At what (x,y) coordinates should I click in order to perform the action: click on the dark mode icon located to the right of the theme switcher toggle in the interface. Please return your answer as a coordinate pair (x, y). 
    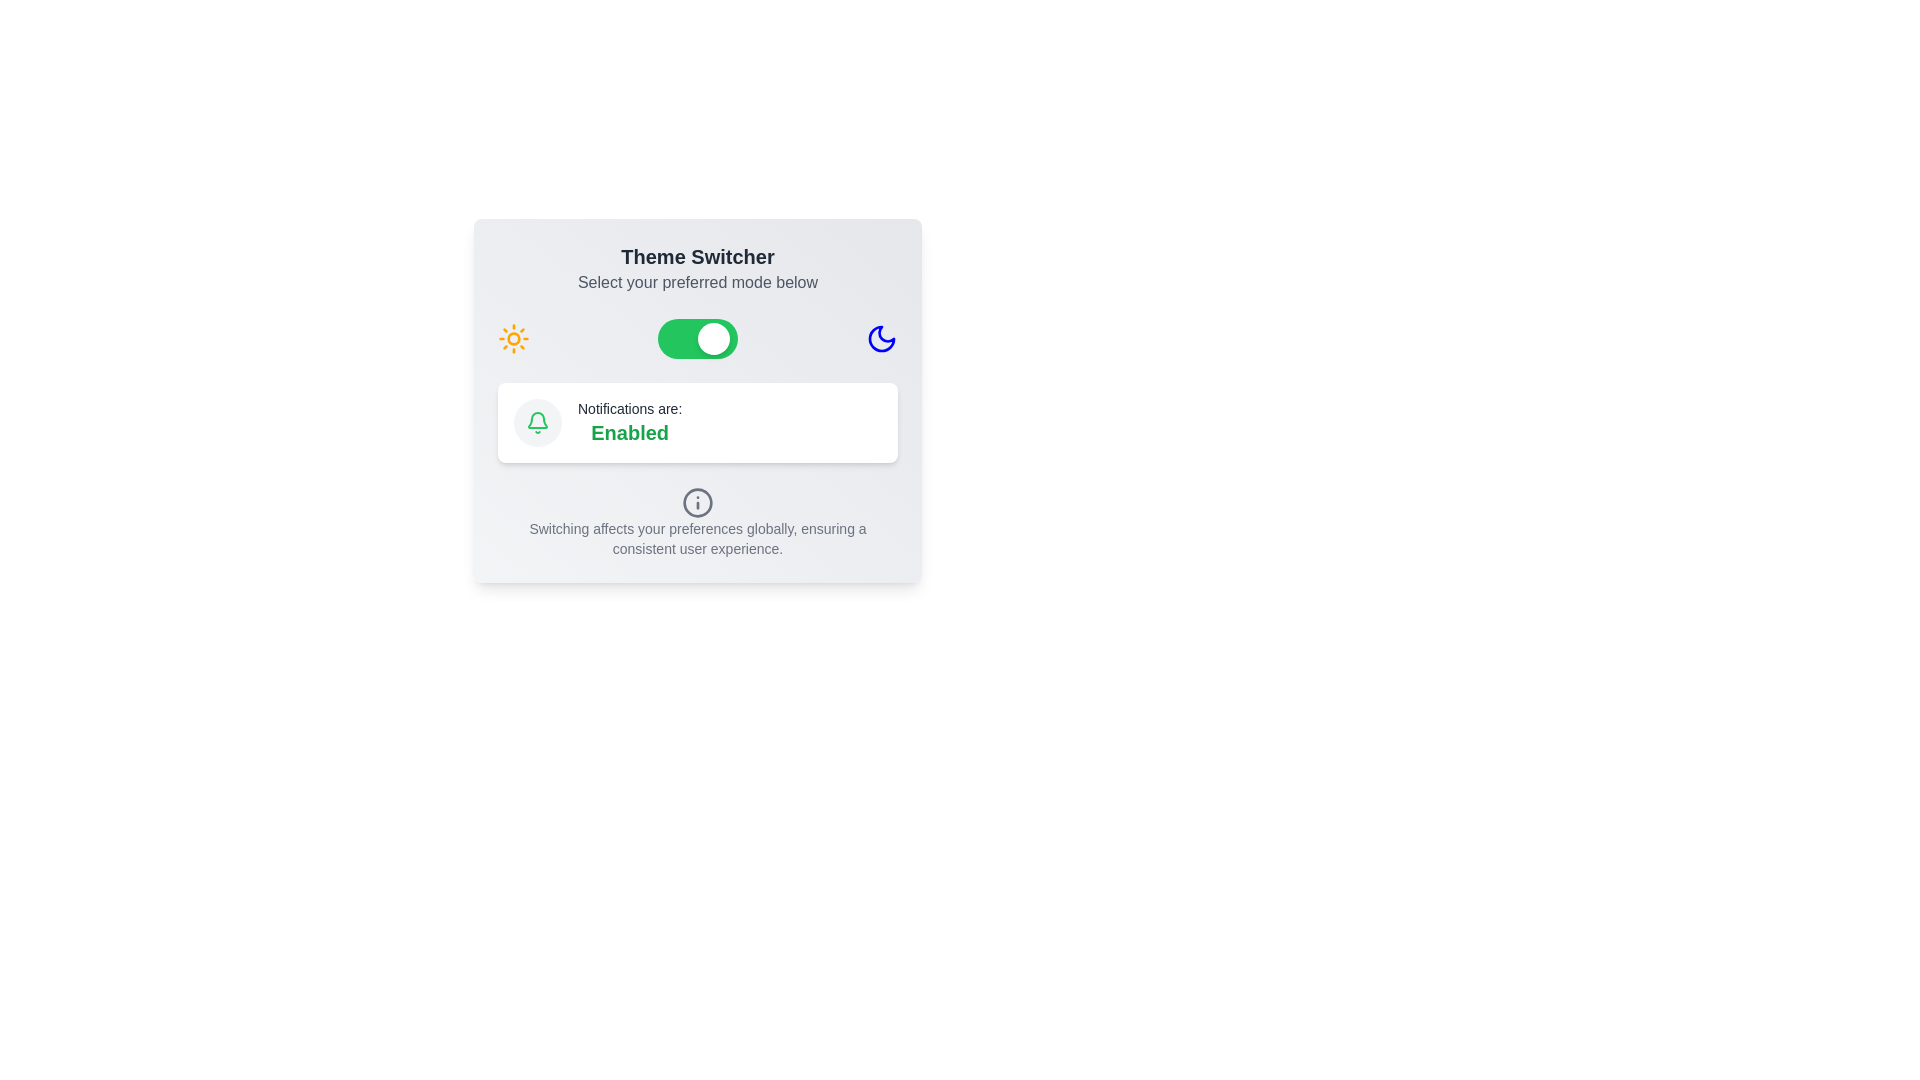
    Looking at the image, I should click on (881, 338).